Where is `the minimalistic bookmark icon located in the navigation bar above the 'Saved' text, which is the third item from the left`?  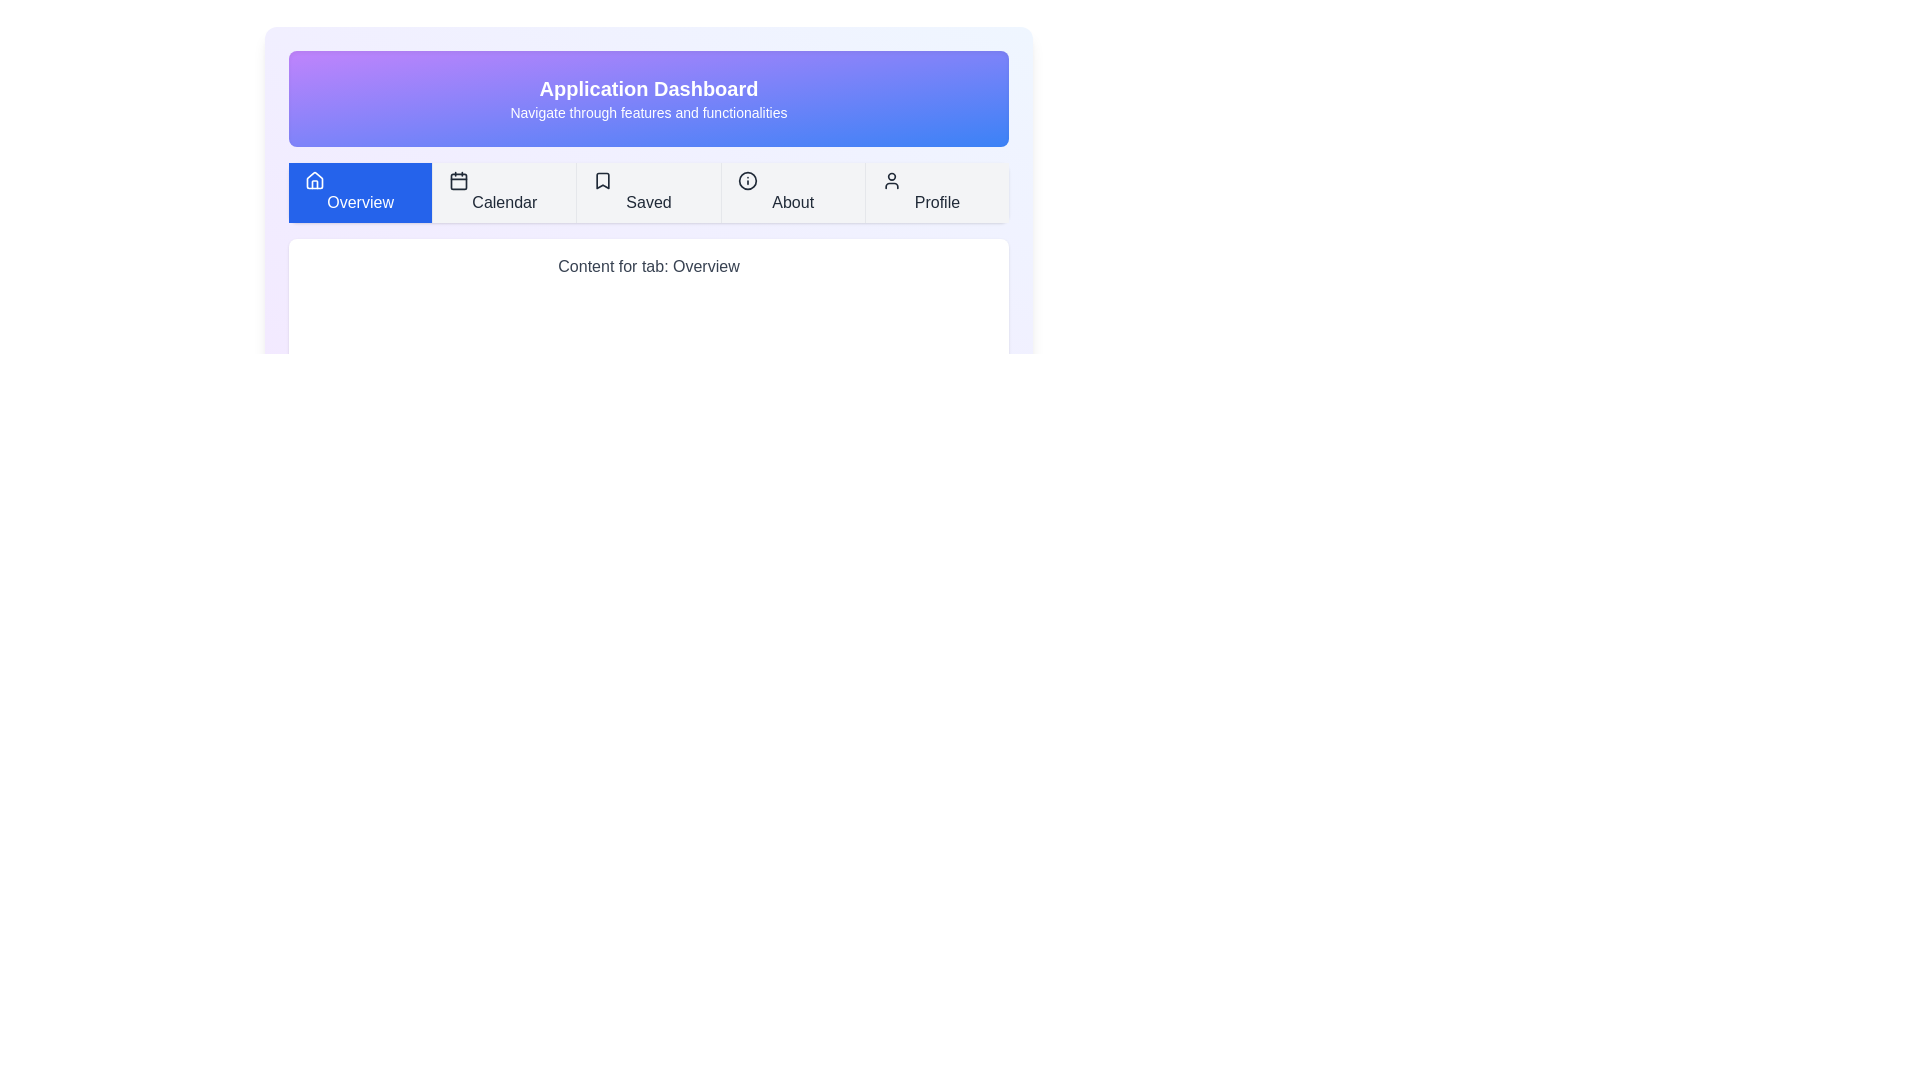
the minimalistic bookmark icon located in the navigation bar above the 'Saved' text, which is the third item from the left is located at coordinates (602, 181).